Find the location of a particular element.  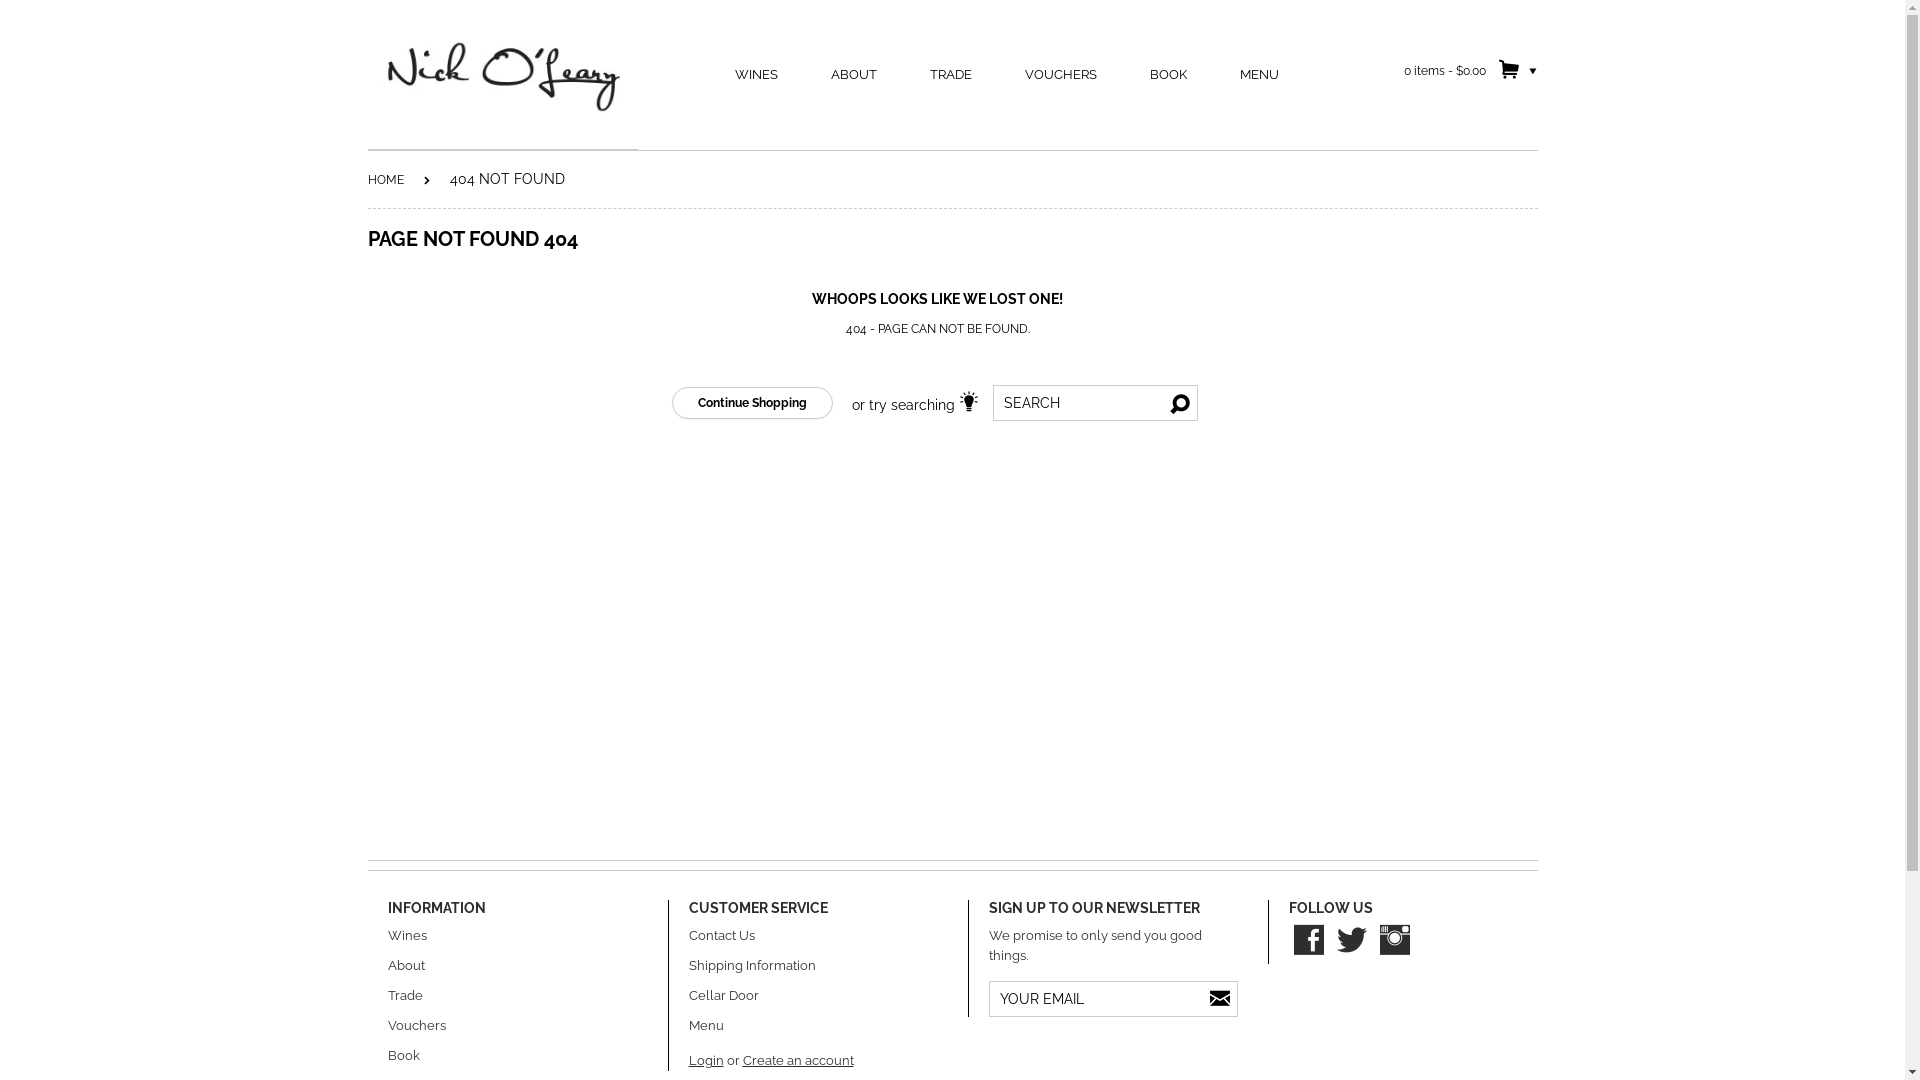

'Trade' is located at coordinates (388, 995).